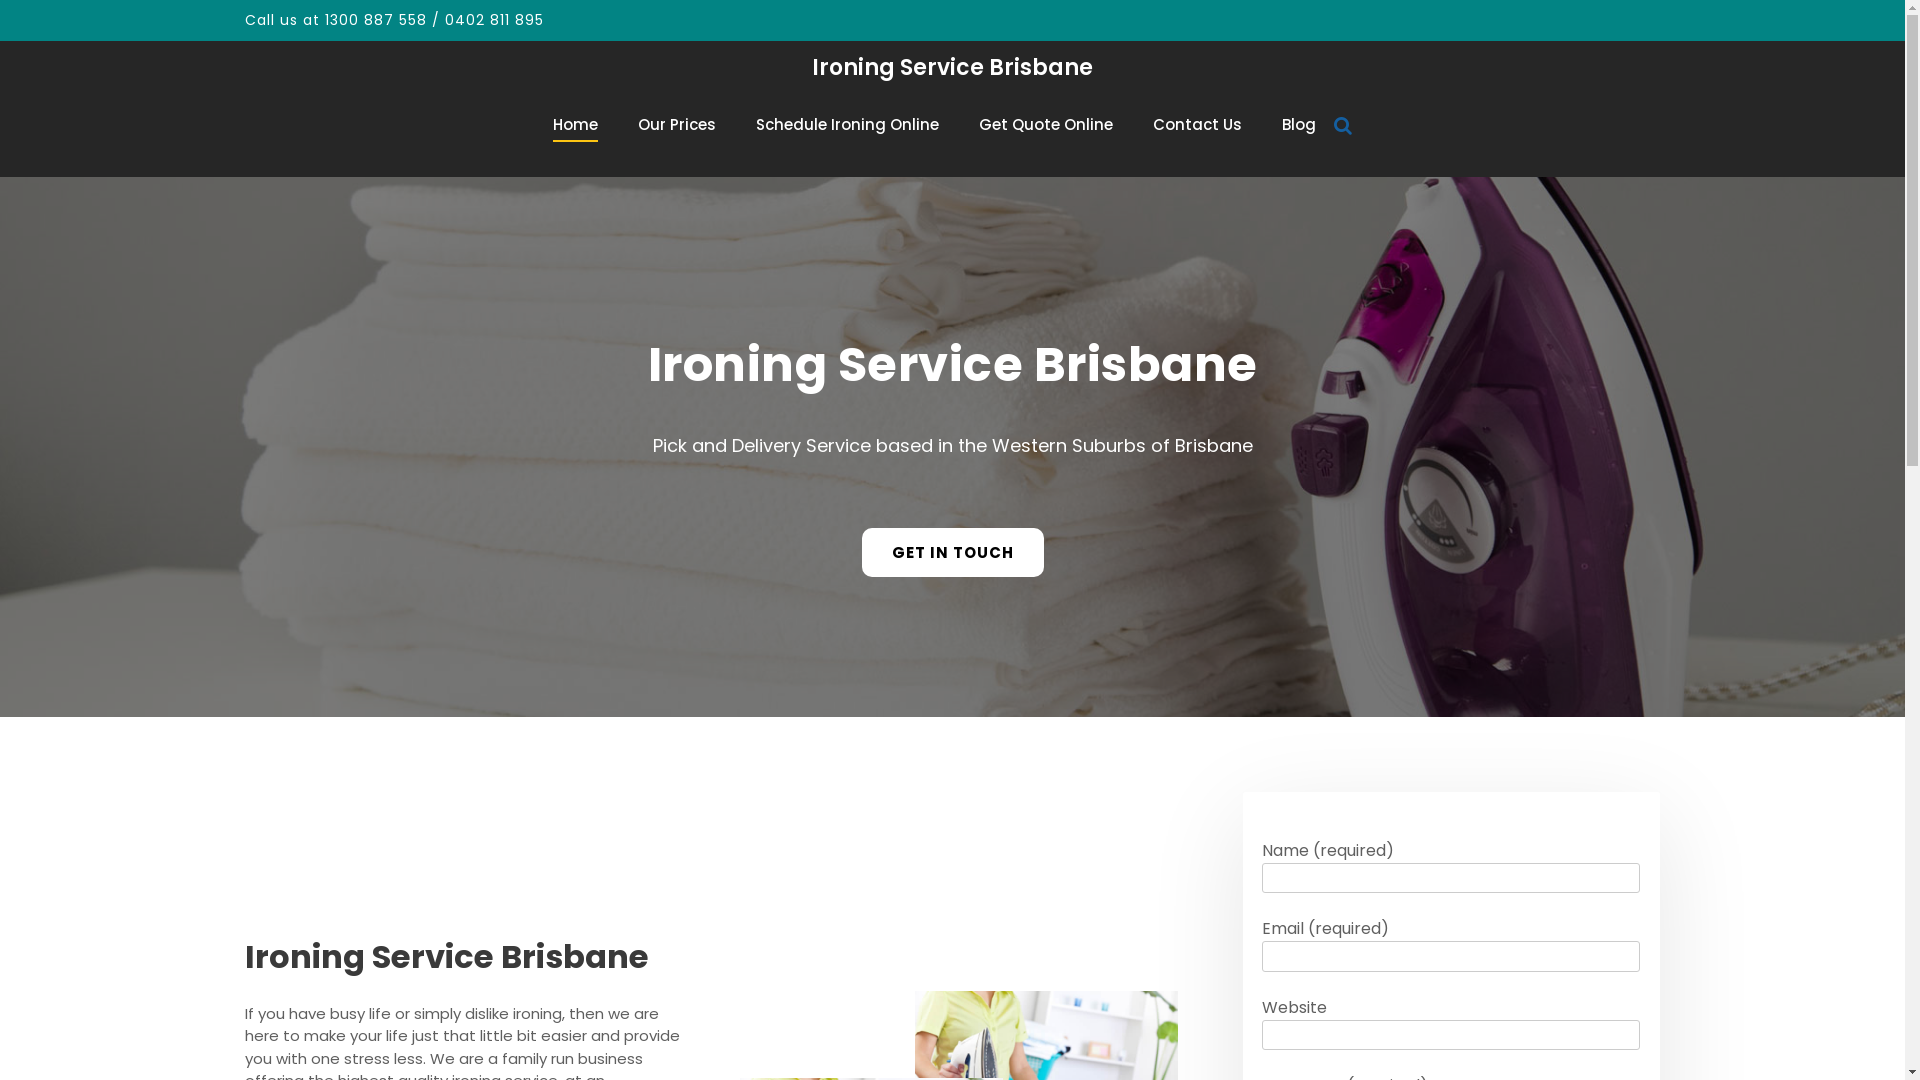 This screenshot has width=1920, height=1080. I want to click on 'Our Prices', so click(637, 124).